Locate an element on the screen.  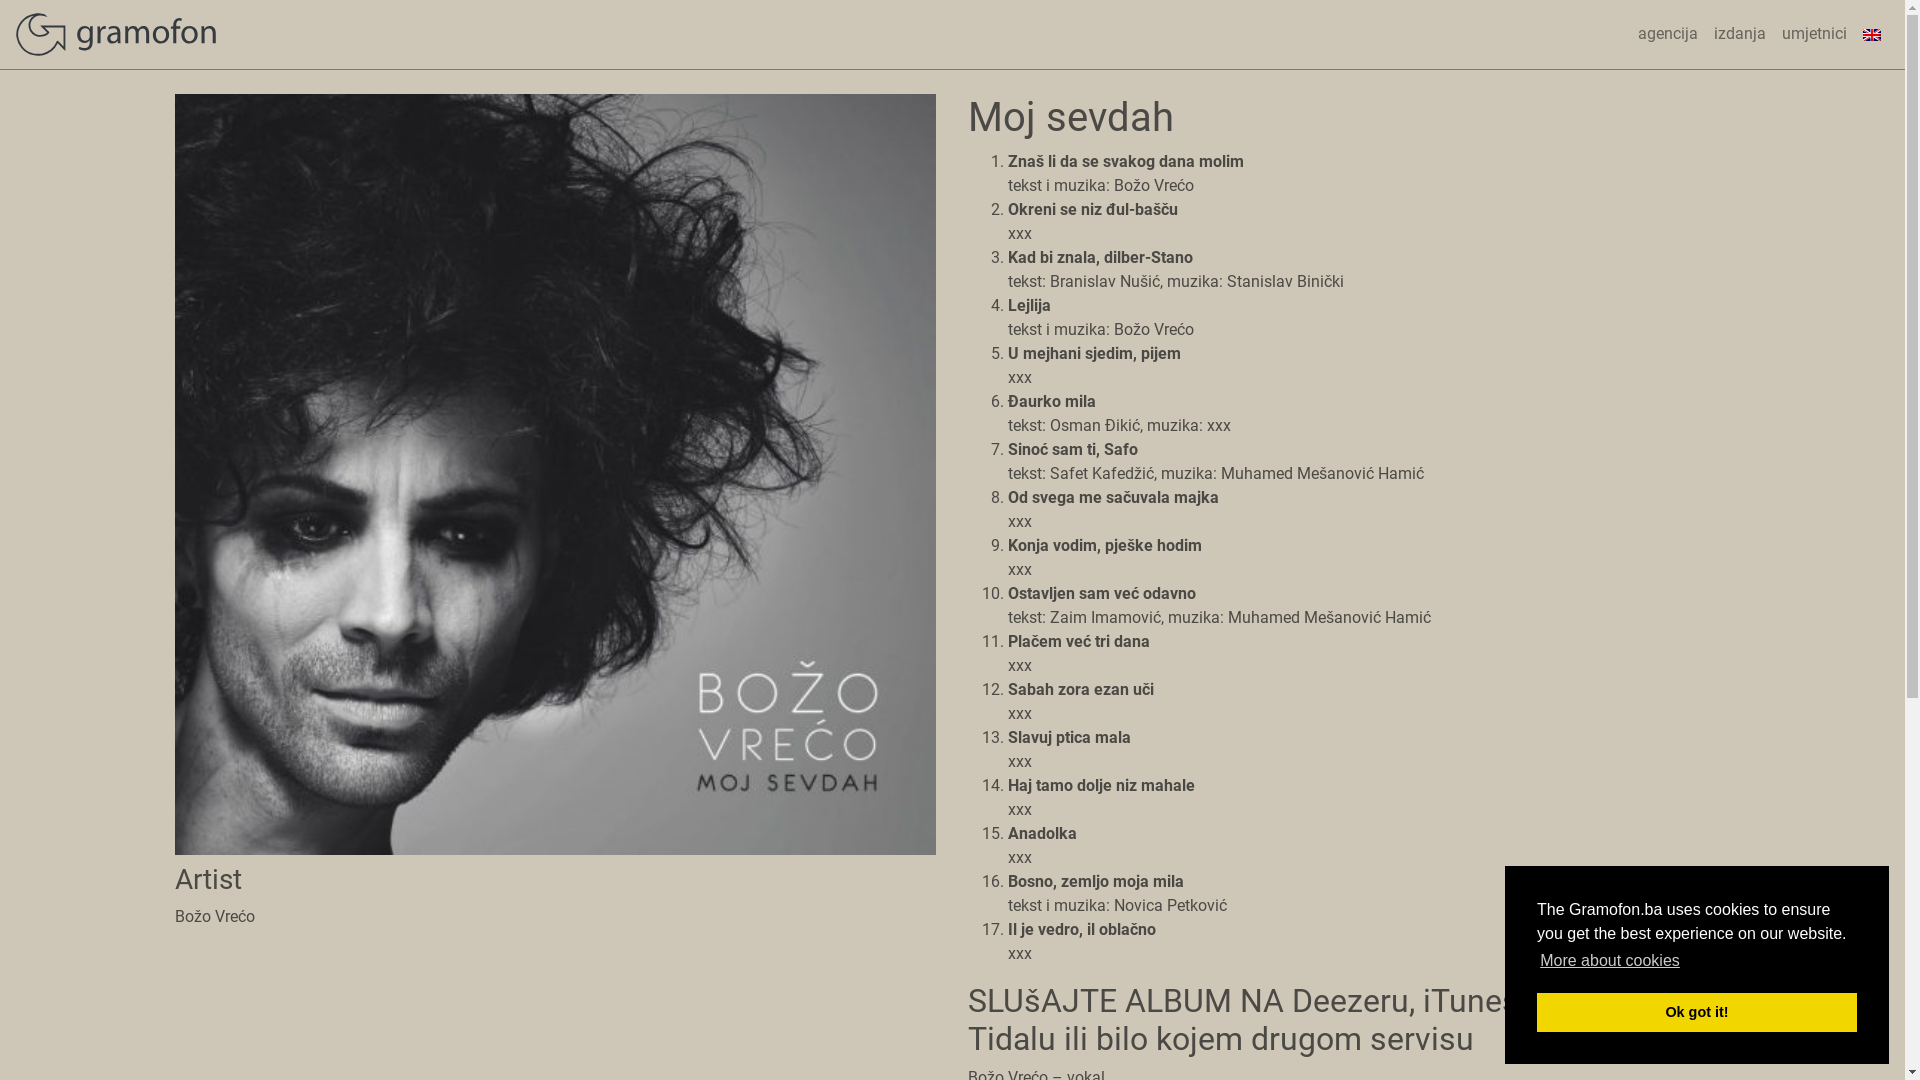
'Ok got it!' is located at coordinates (1696, 1011).